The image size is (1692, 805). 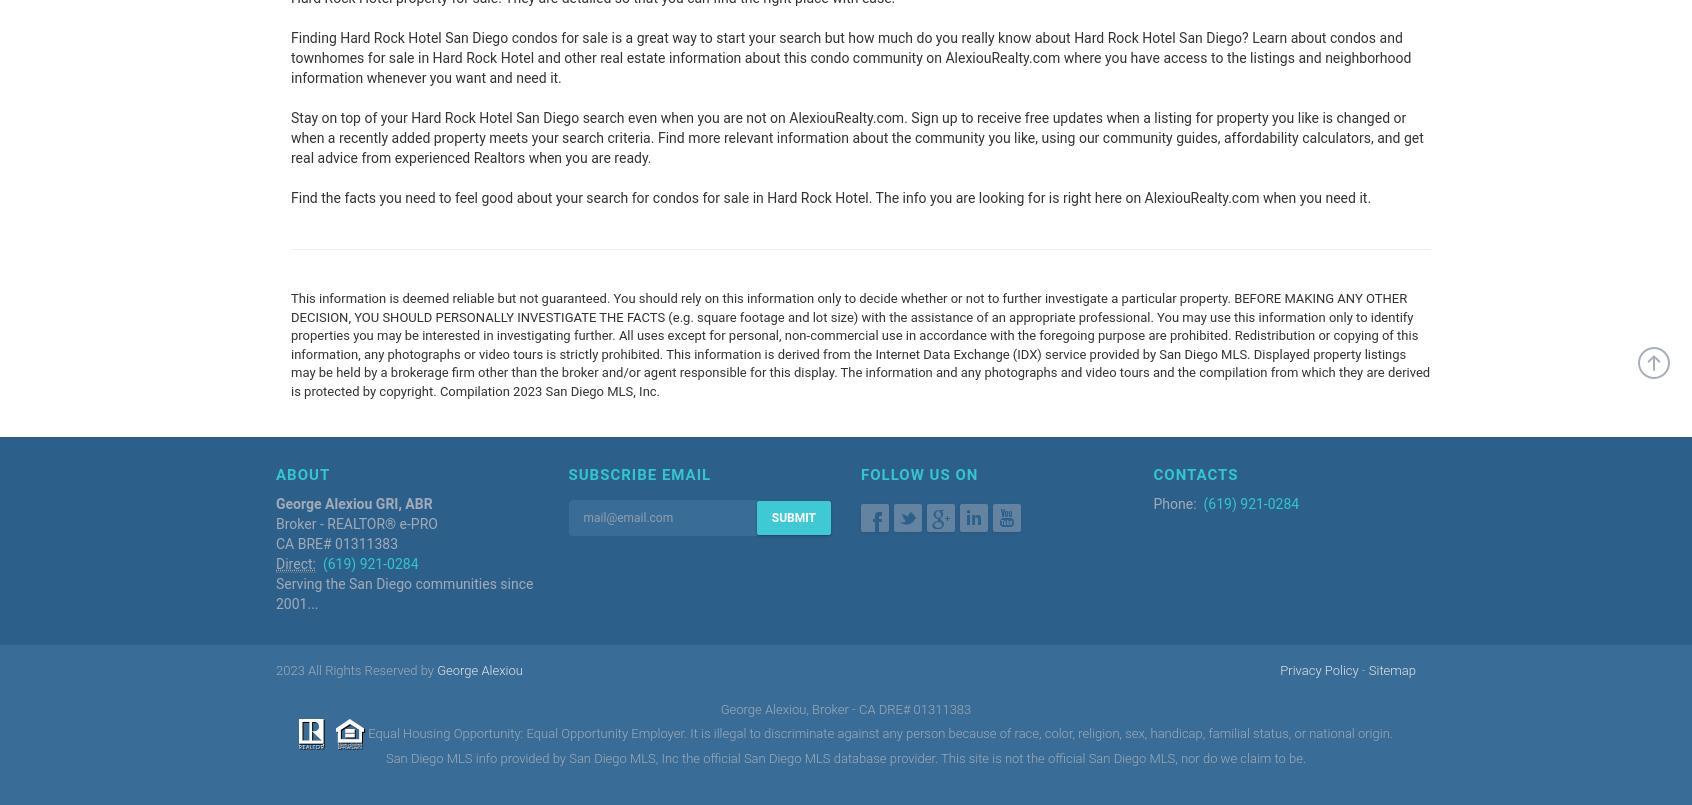 I want to click on 'Find the facts you need to feel good about your search for condos for sale in Hard Rock Hotel. The info you are looking for is right here on AlexiouRealty.com when you need it.', so click(x=830, y=197).